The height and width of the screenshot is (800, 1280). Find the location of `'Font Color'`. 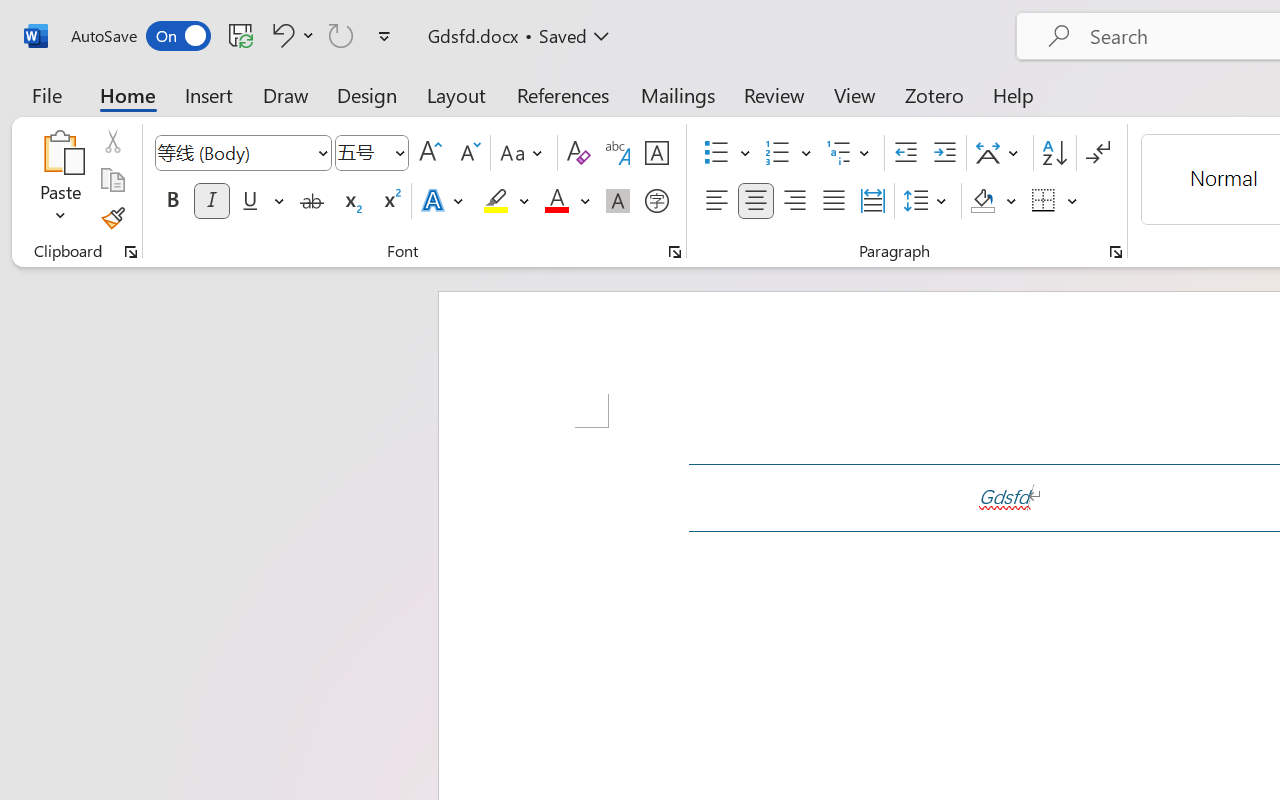

'Font Color' is located at coordinates (566, 201).